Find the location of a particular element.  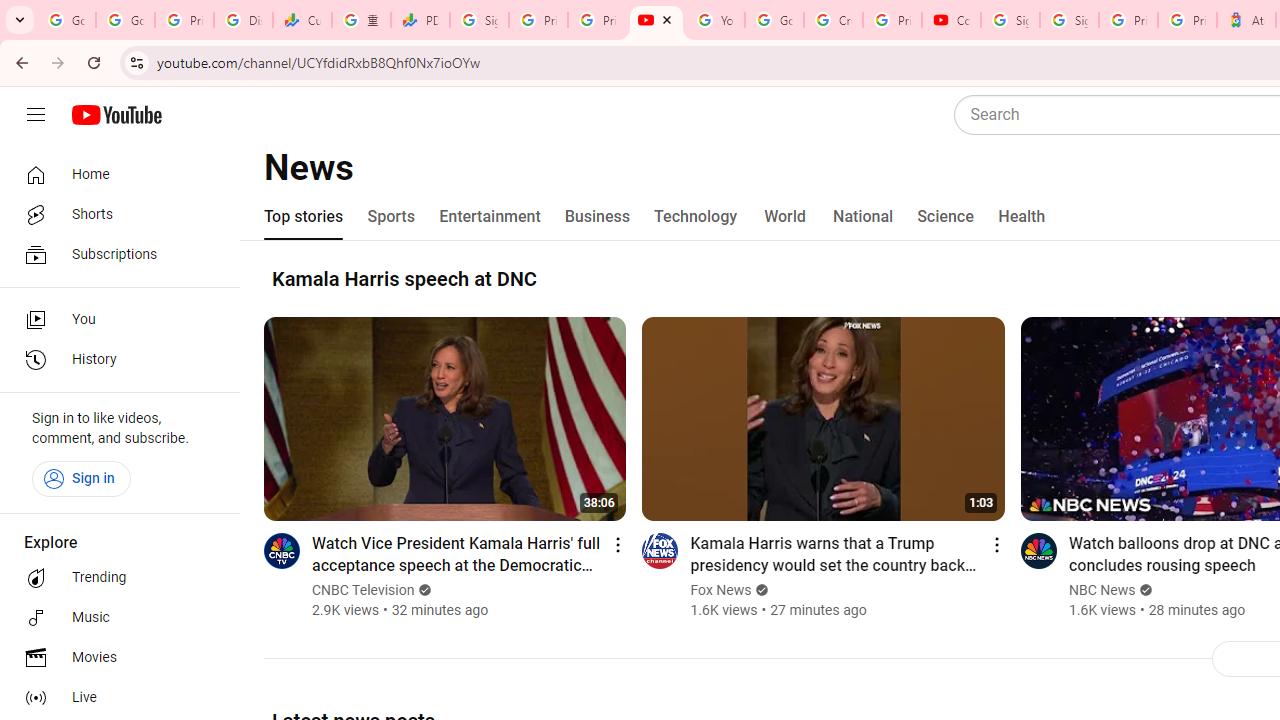

'Fox News' is located at coordinates (720, 589).